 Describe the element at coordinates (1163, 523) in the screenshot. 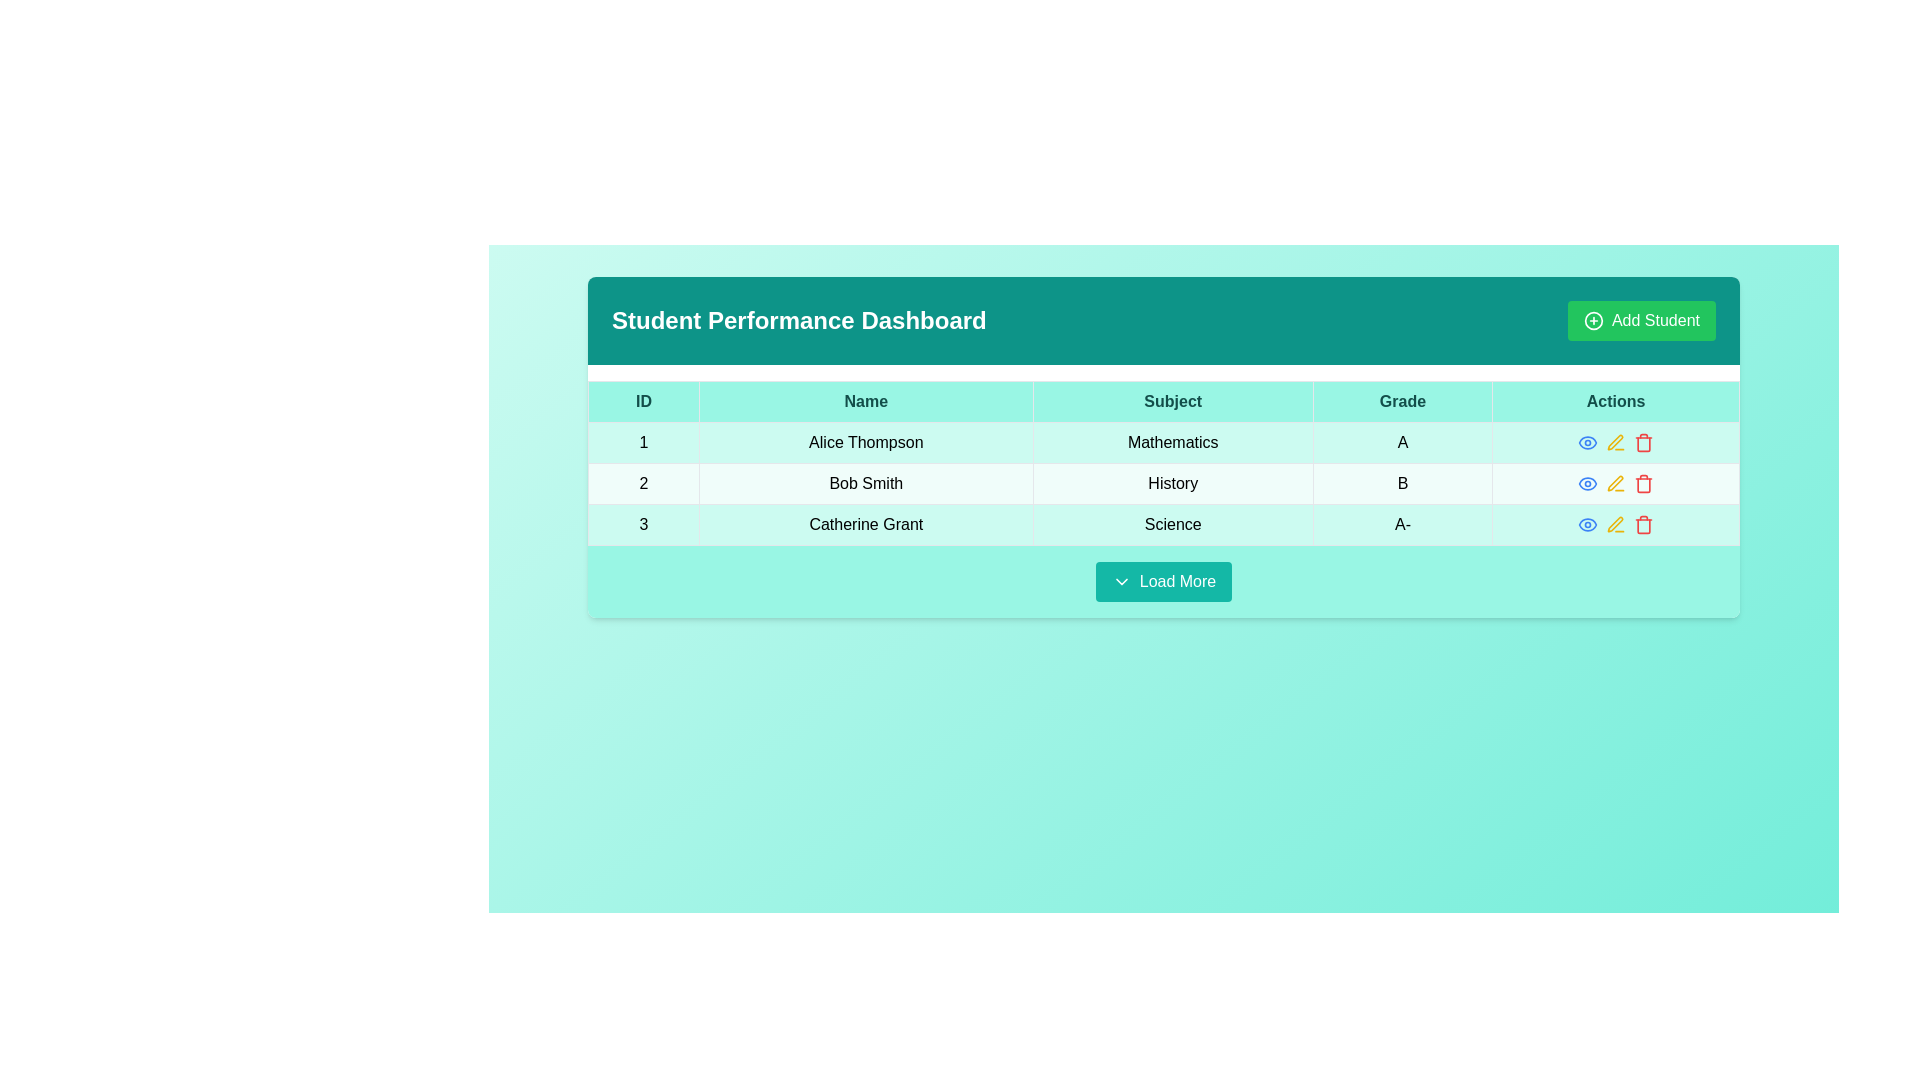

I see `the third row of the data table that contains details about a student, located under the 'Student Performance Dashboard' heading, directly below the rows for 'Alice Thompson' and 'Bob Smith'` at that location.